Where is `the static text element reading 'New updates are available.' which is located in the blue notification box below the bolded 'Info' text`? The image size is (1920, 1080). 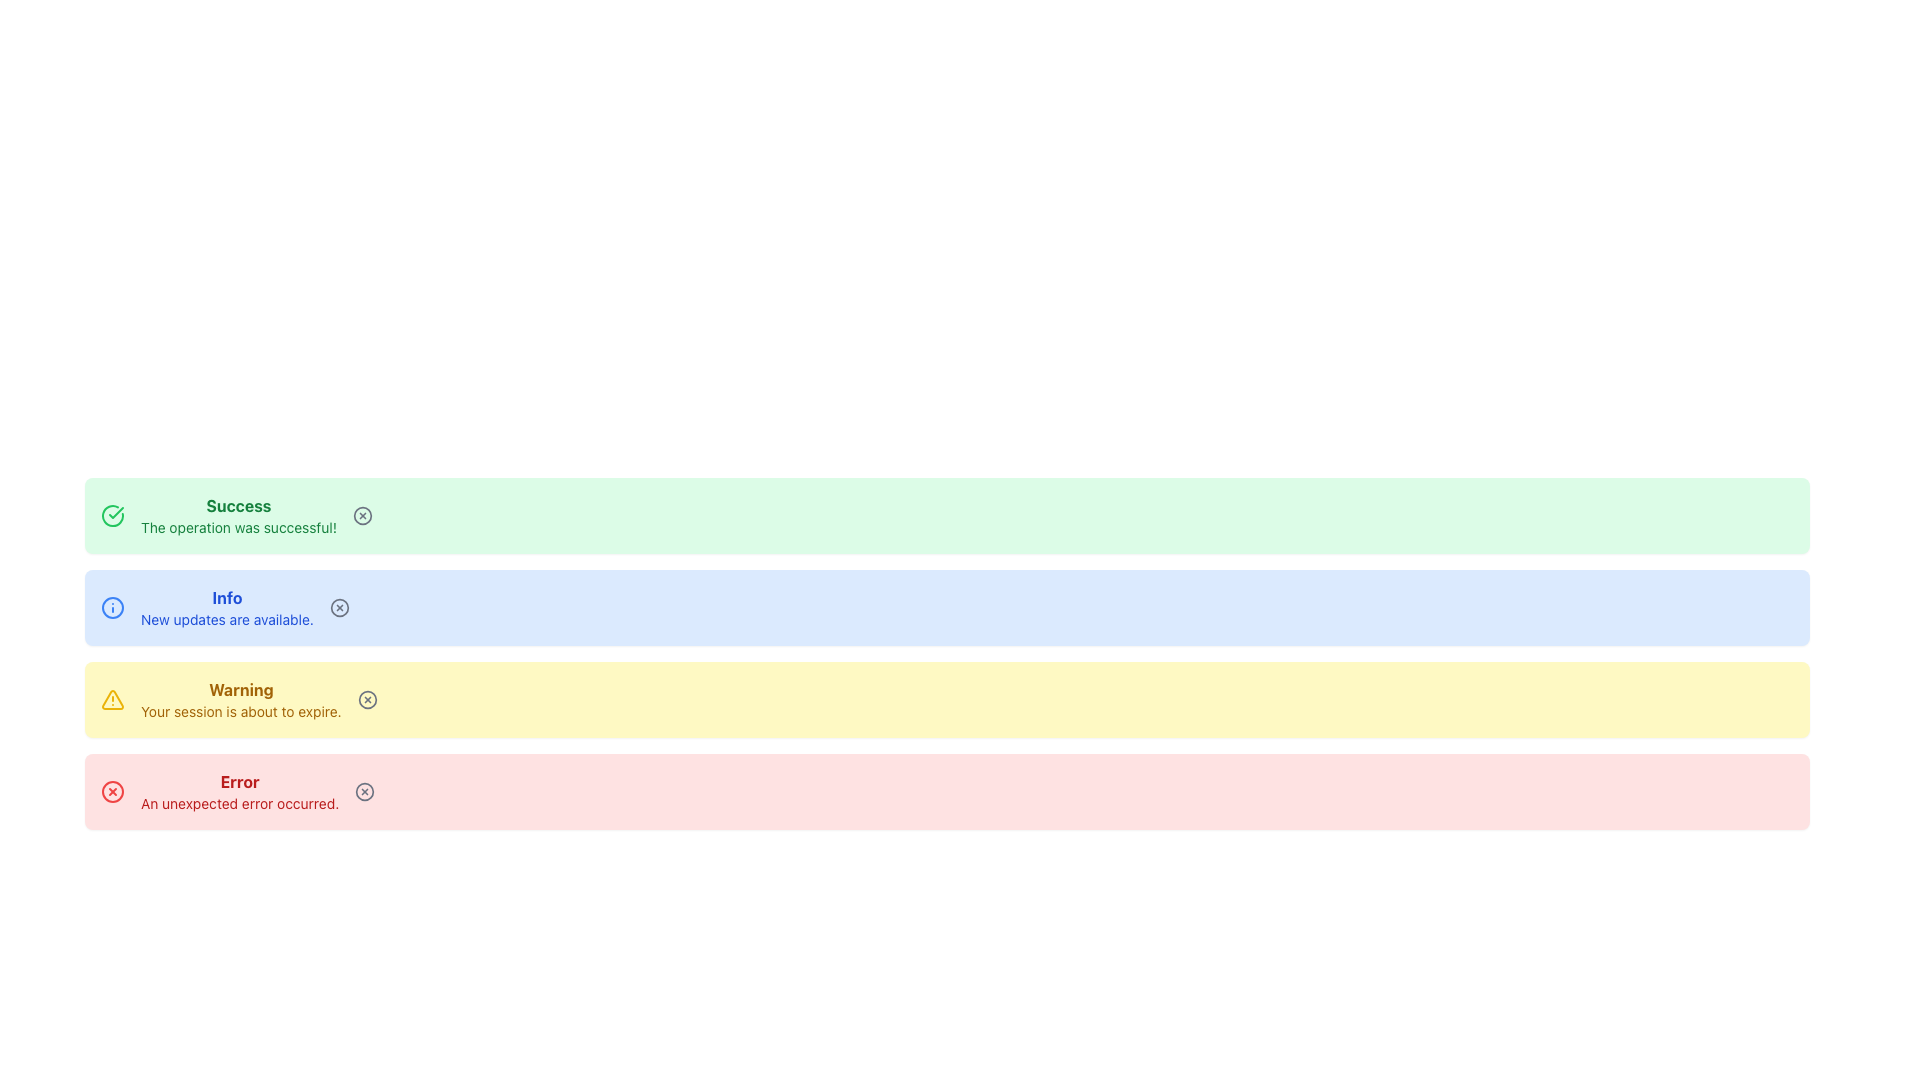 the static text element reading 'New updates are available.' which is located in the blue notification box below the bolded 'Info' text is located at coordinates (227, 619).